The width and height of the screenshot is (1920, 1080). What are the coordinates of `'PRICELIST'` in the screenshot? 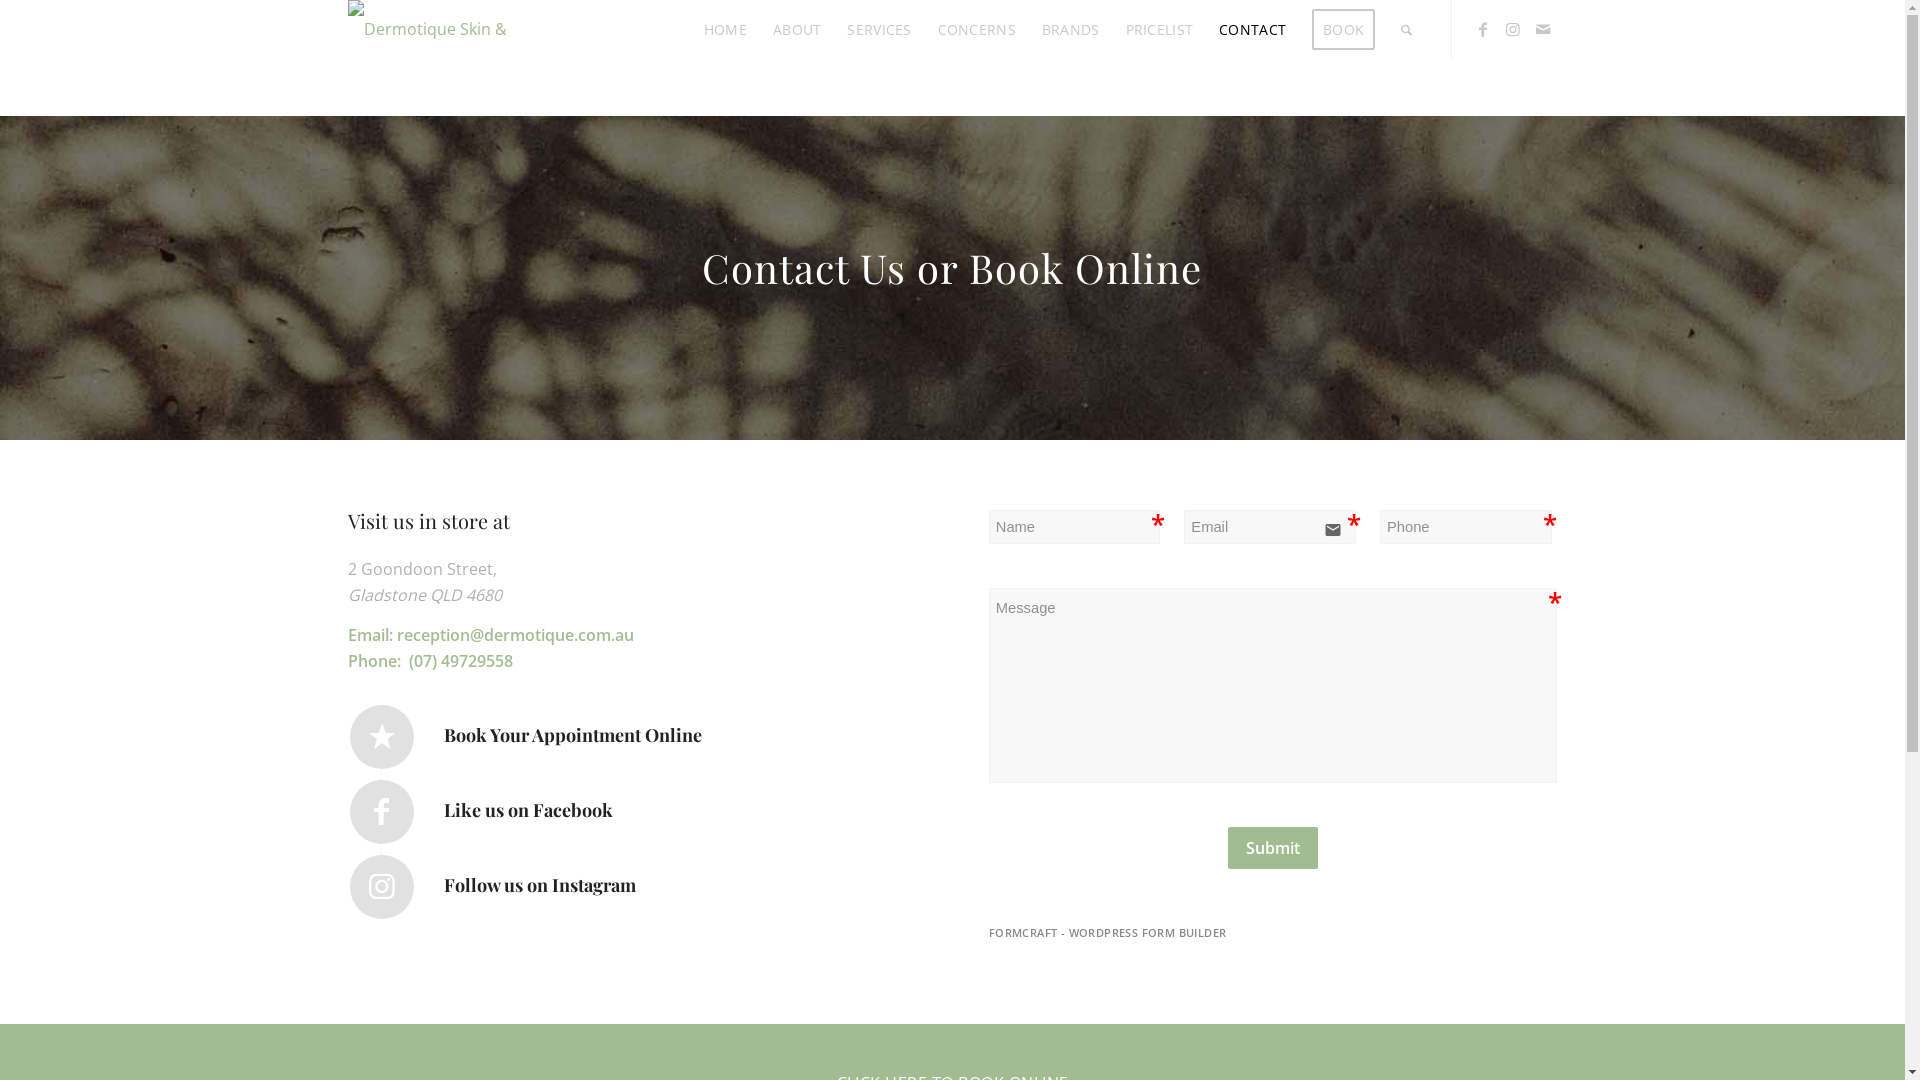 It's located at (1160, 29).